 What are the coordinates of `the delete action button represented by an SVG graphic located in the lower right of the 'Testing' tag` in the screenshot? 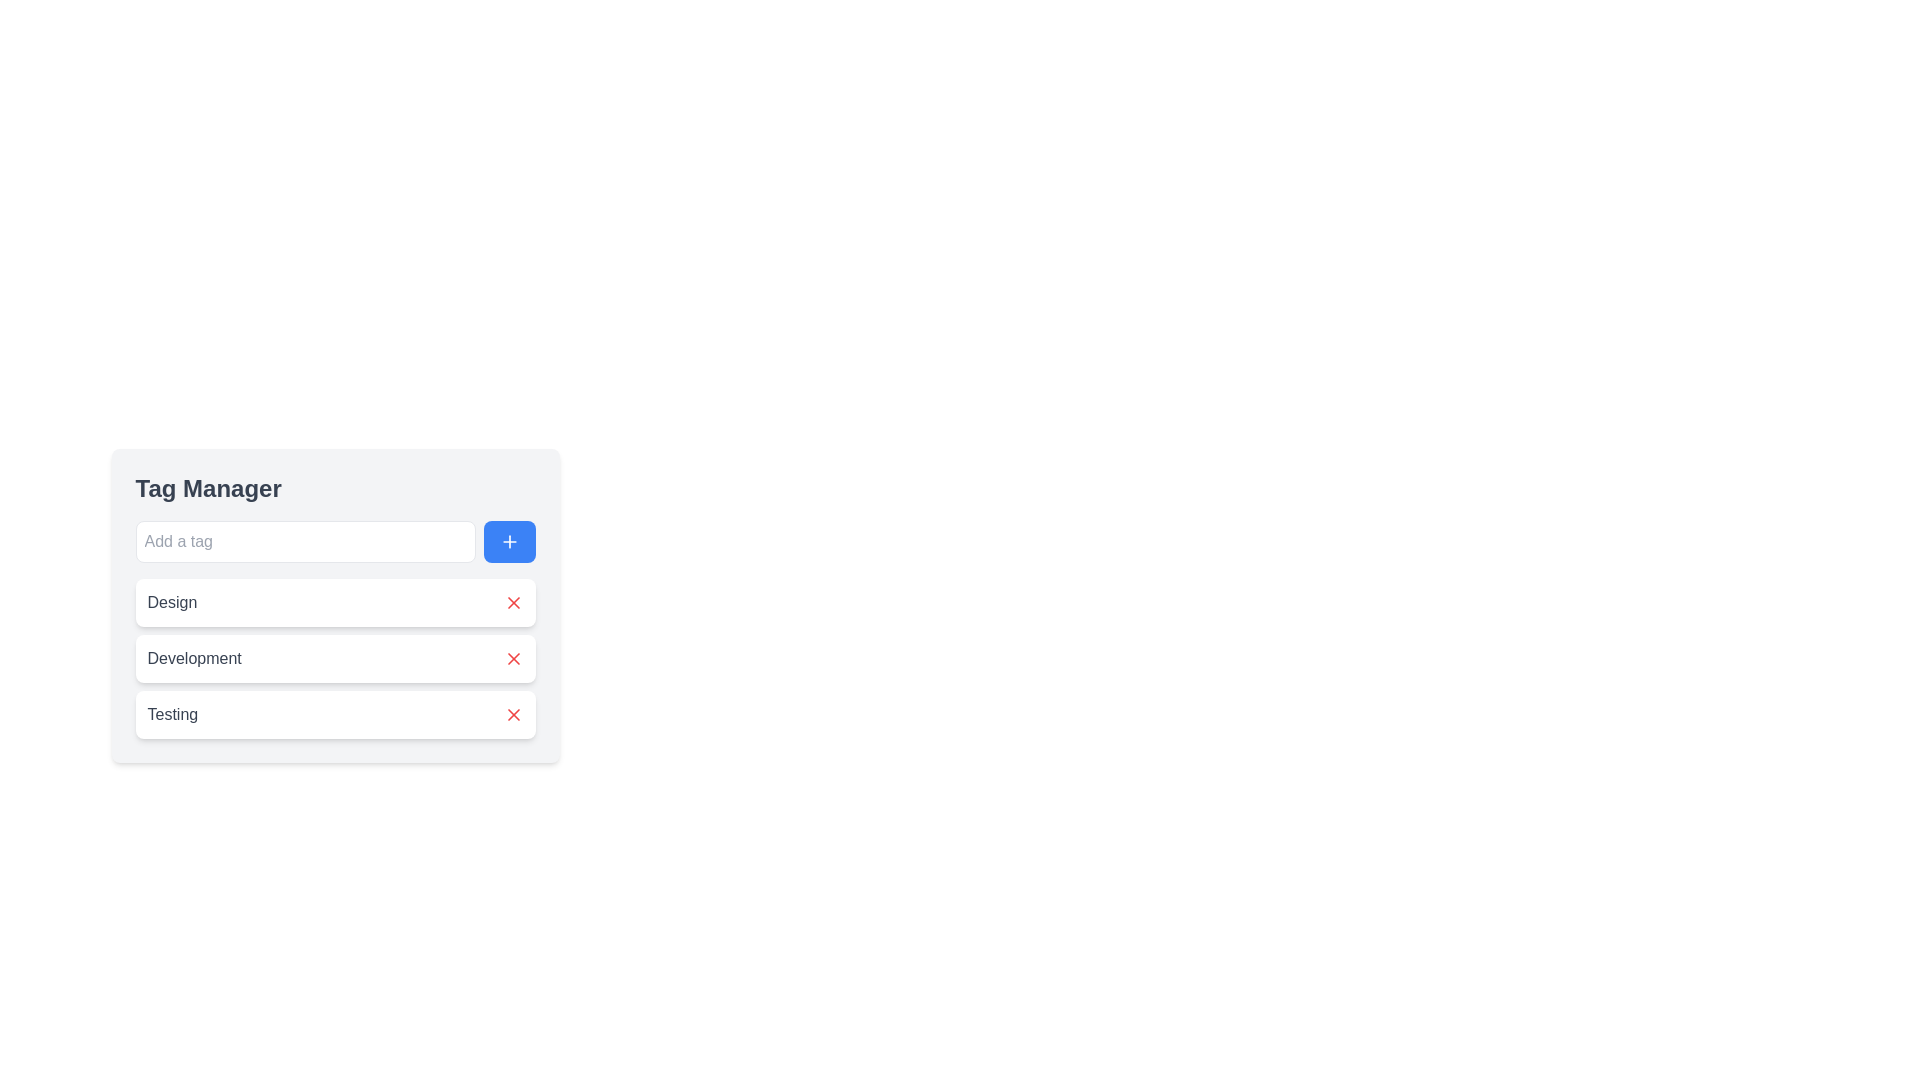 It's located at (513, 713).